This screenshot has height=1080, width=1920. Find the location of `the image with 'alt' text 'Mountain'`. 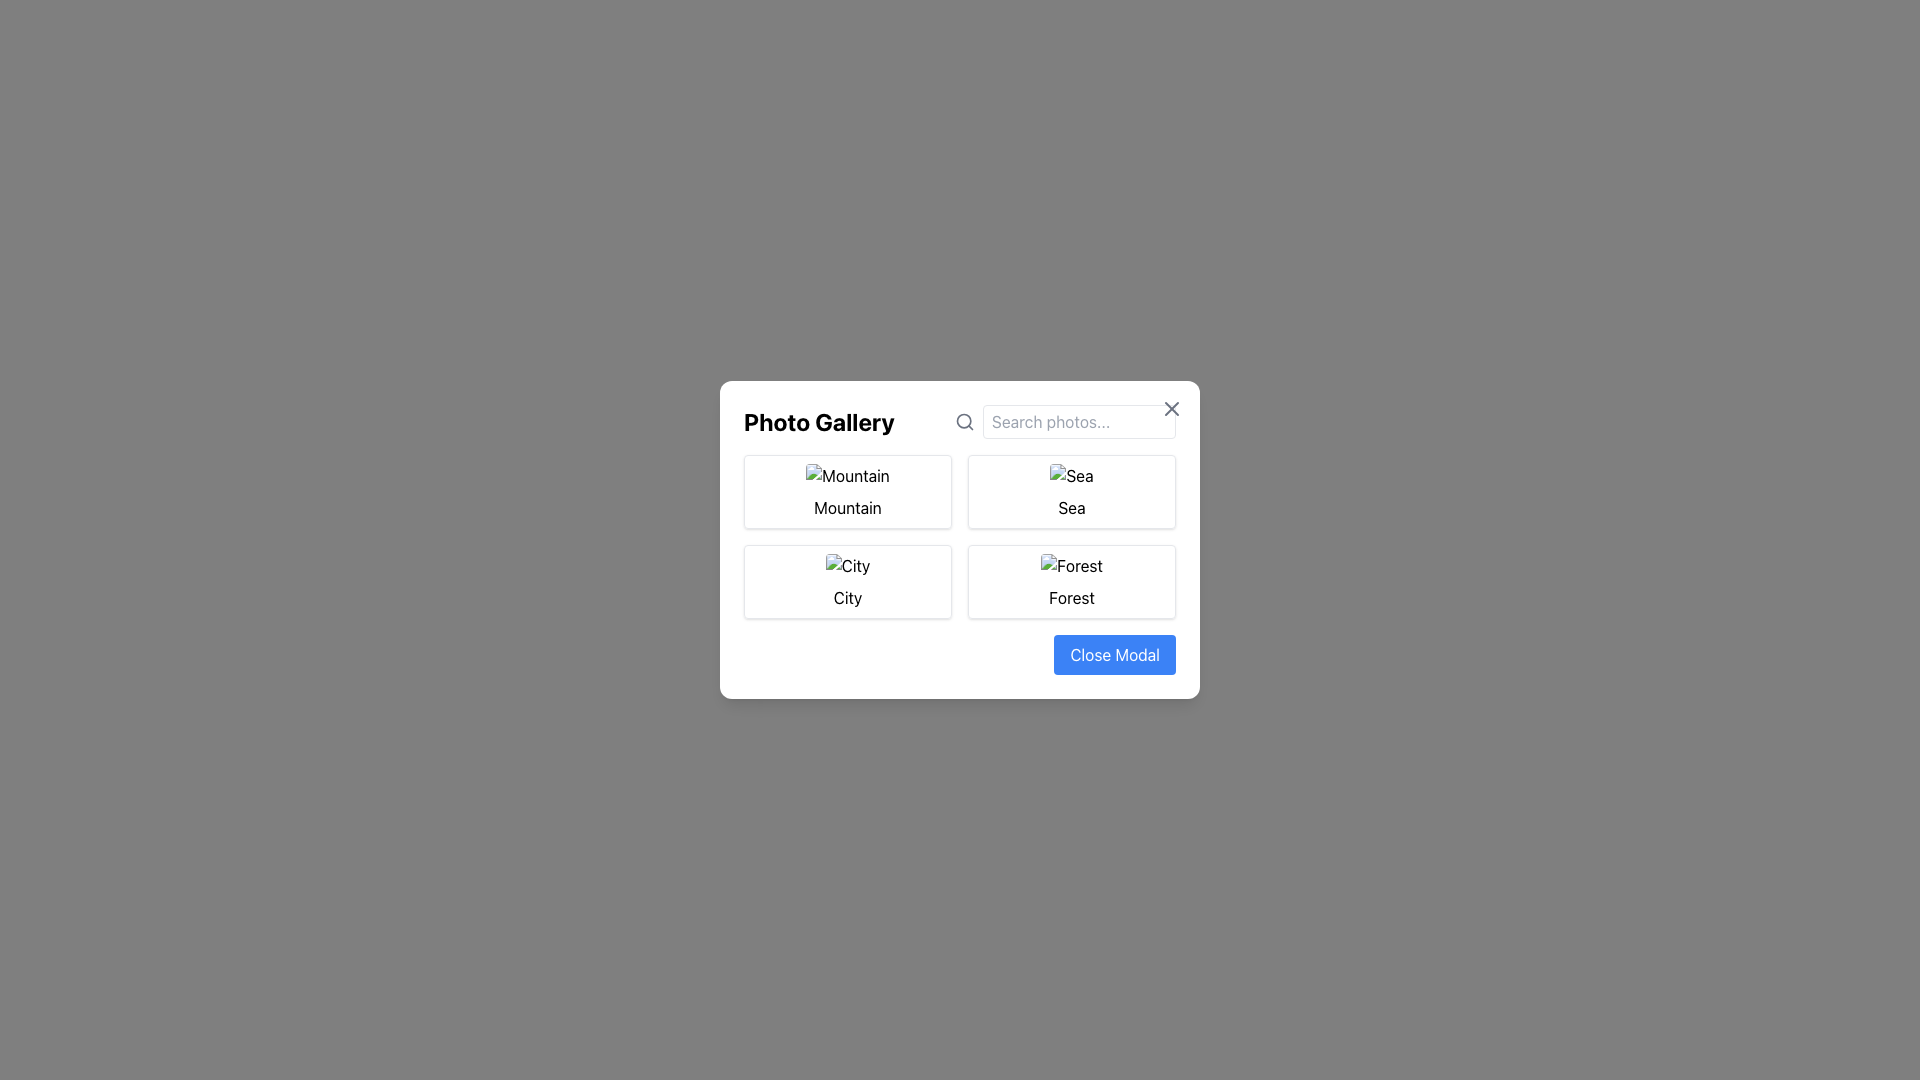

the image with 'alt' text 'Mountain' is located at coordinates (848, 475).